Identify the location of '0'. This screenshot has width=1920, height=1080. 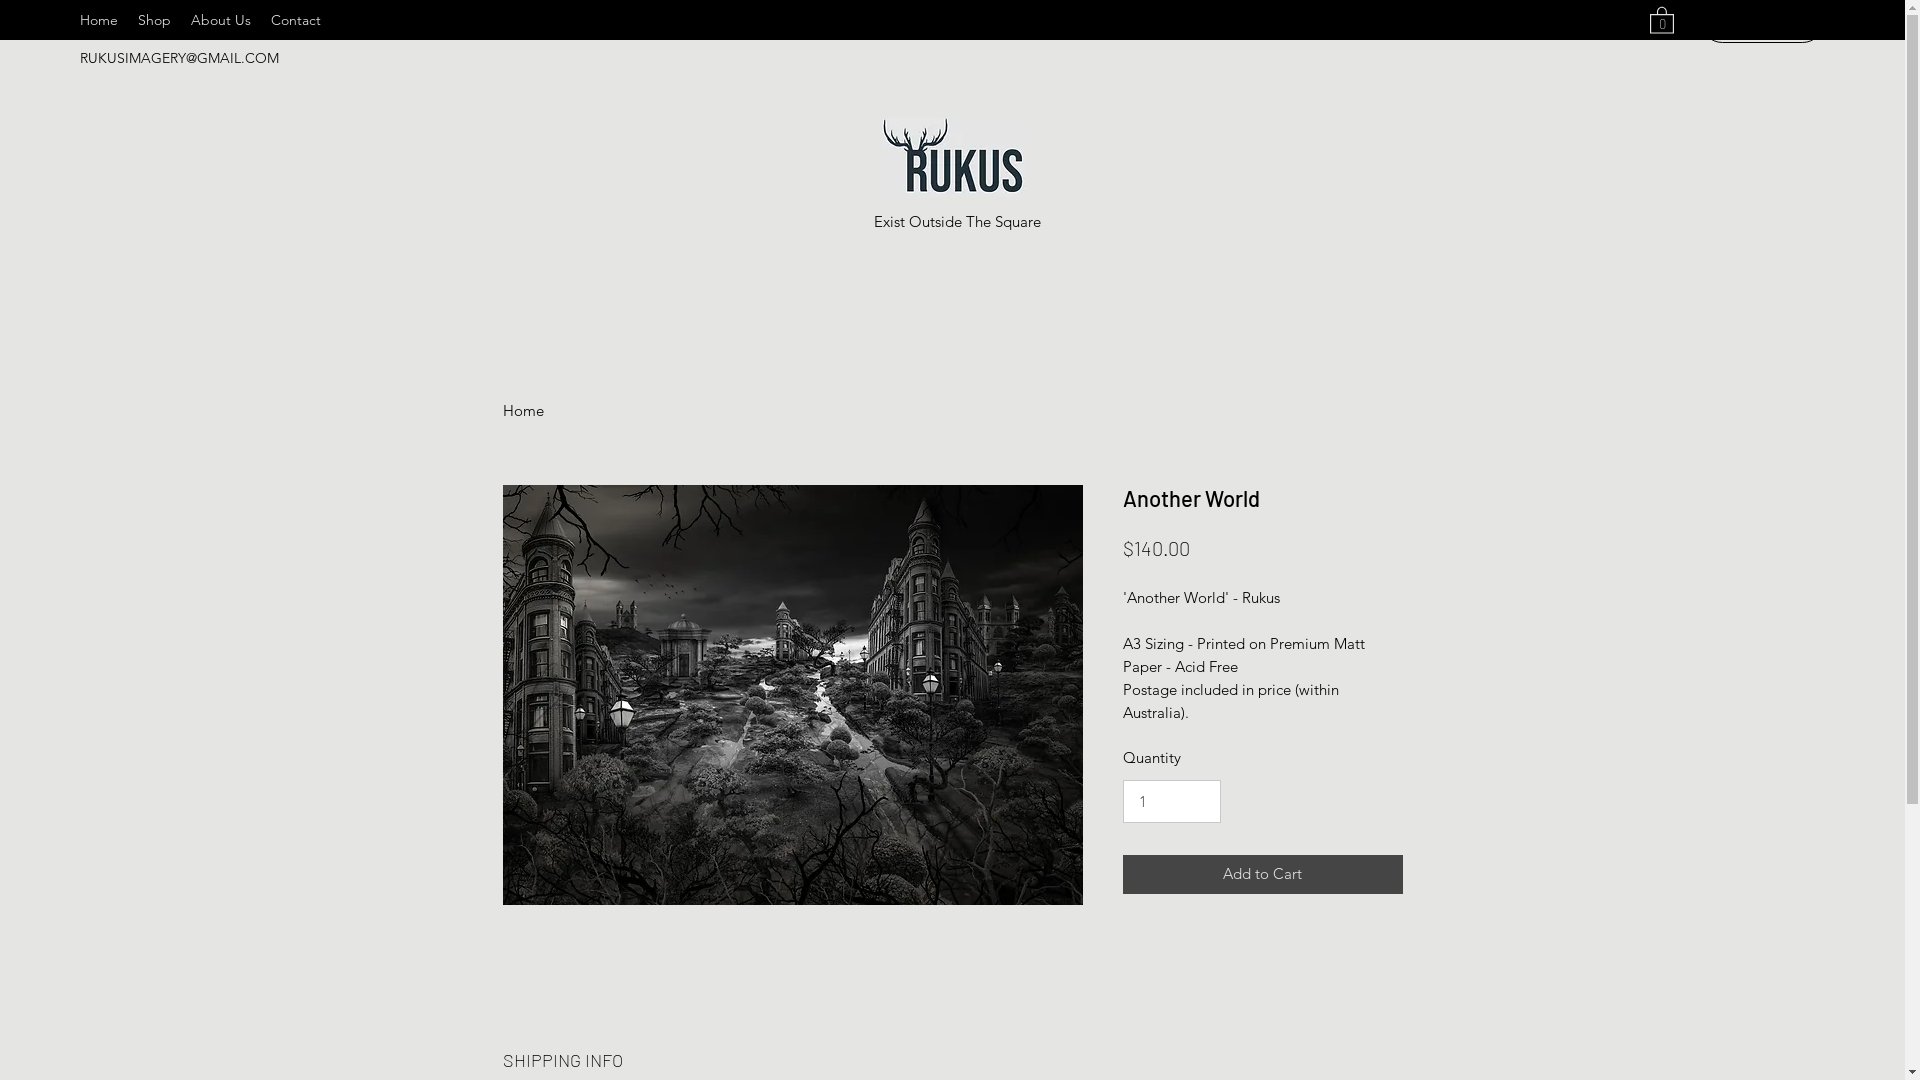
(1661, 19).